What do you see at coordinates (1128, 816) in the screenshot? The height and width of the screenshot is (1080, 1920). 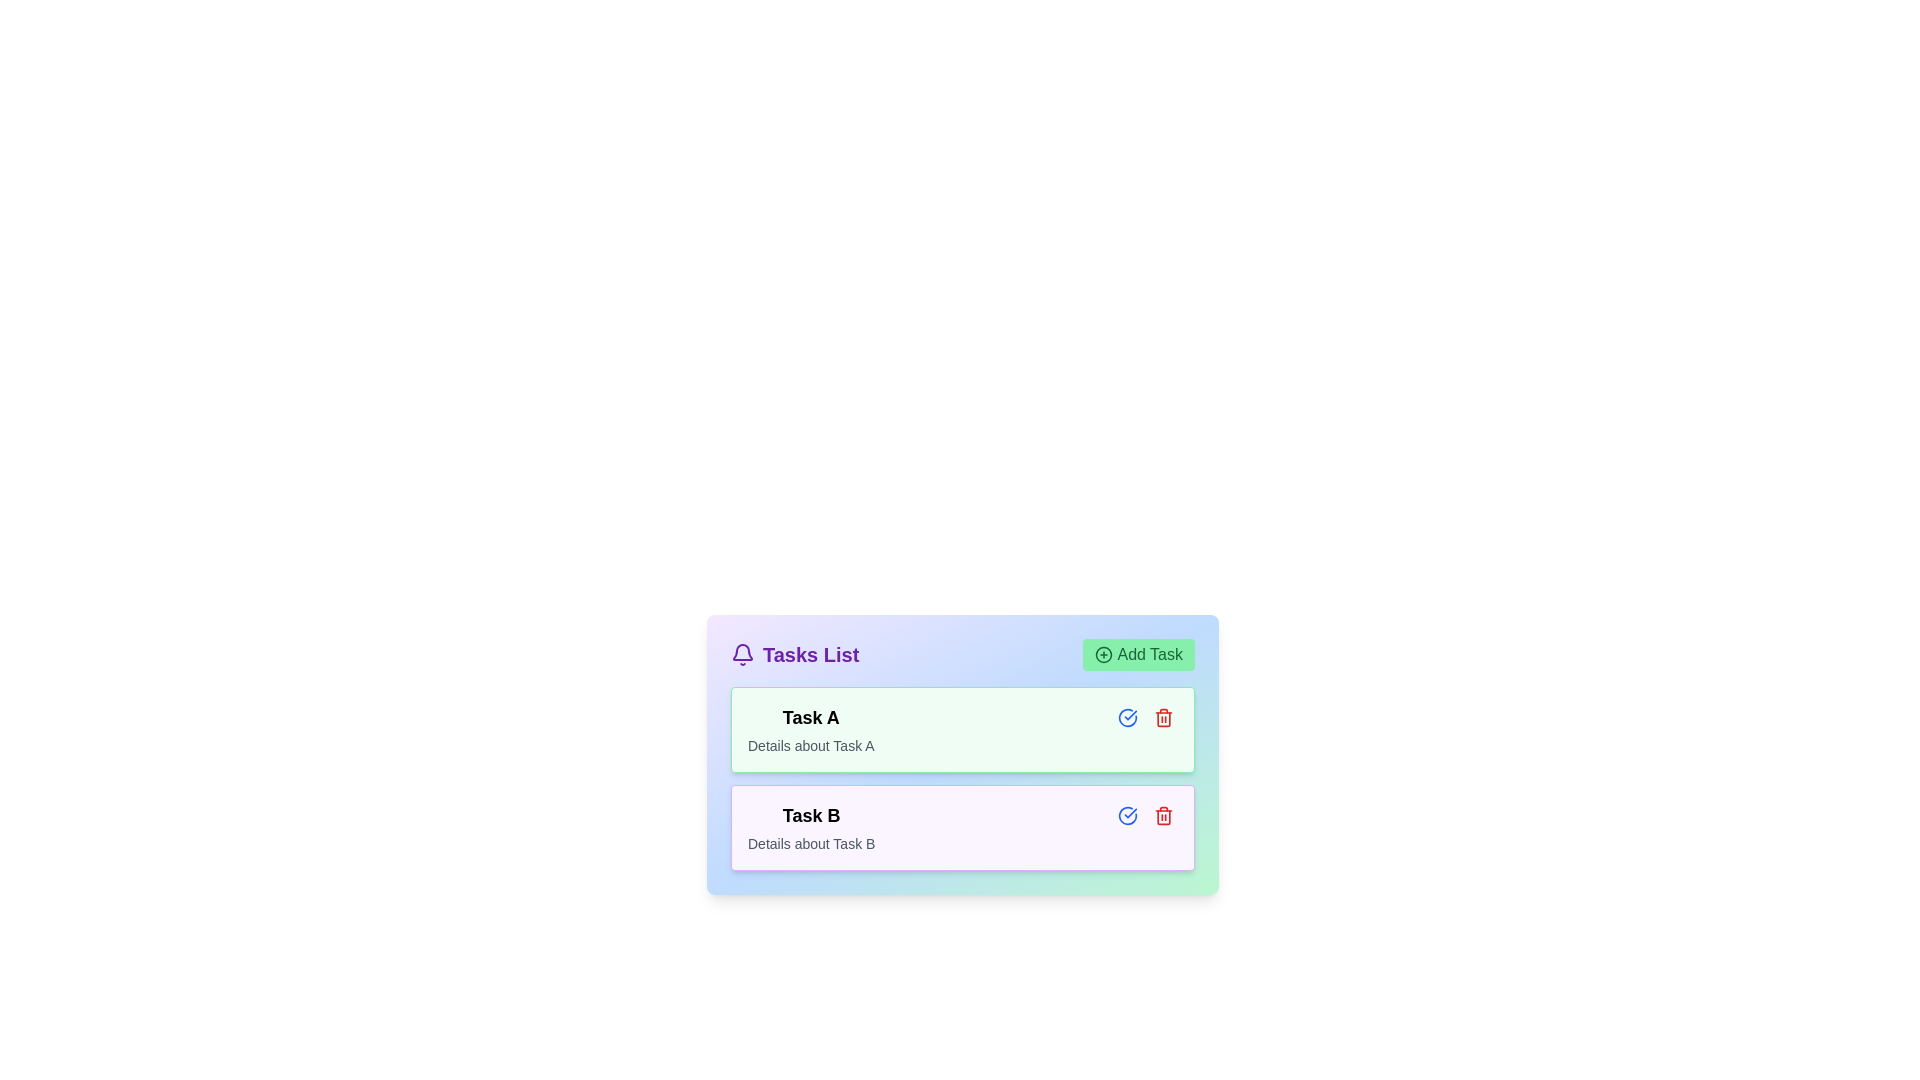 I see `the circular blue check icon located within the action controls of the 'Task B' row` at bounding box center [1128, 816].